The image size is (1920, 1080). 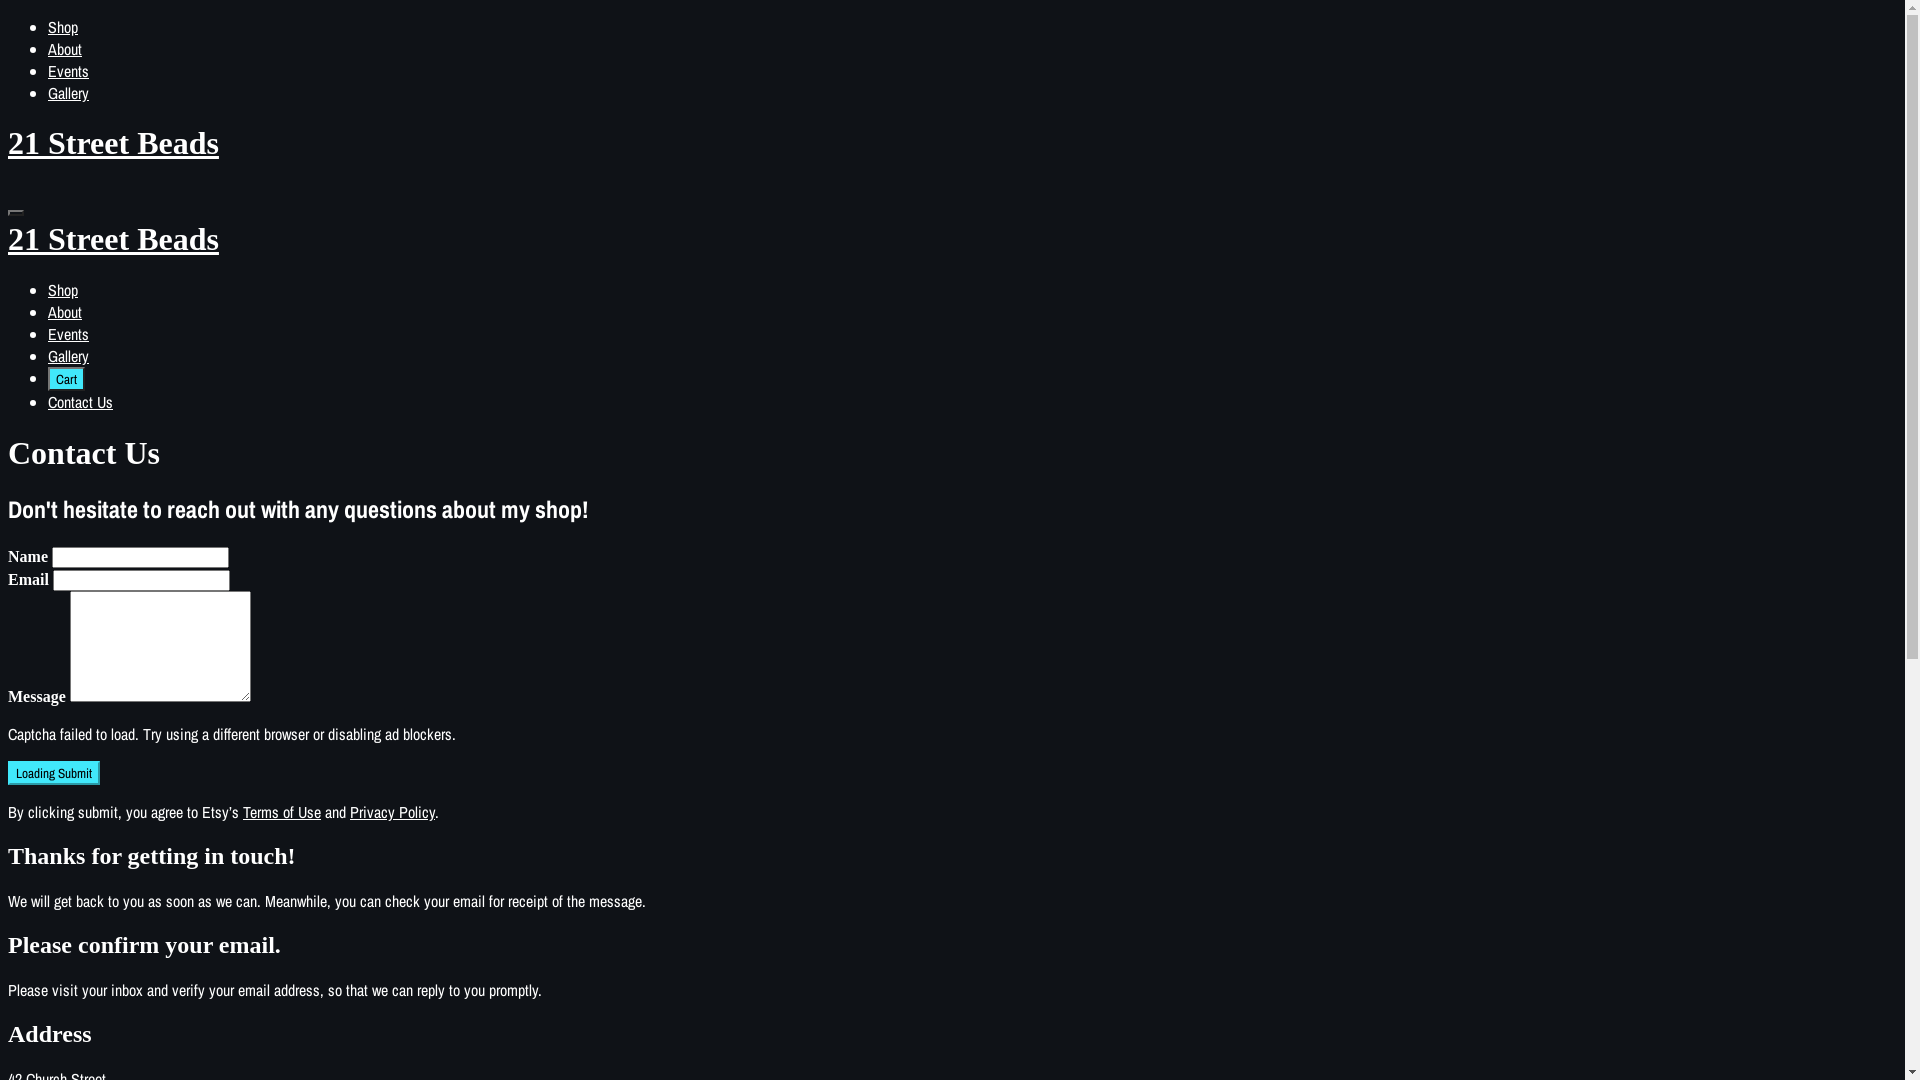 What do you see at coordinates (53, 771) in the screenshot?
I see `'Loading Submit'` at bounding box center [53, 771].